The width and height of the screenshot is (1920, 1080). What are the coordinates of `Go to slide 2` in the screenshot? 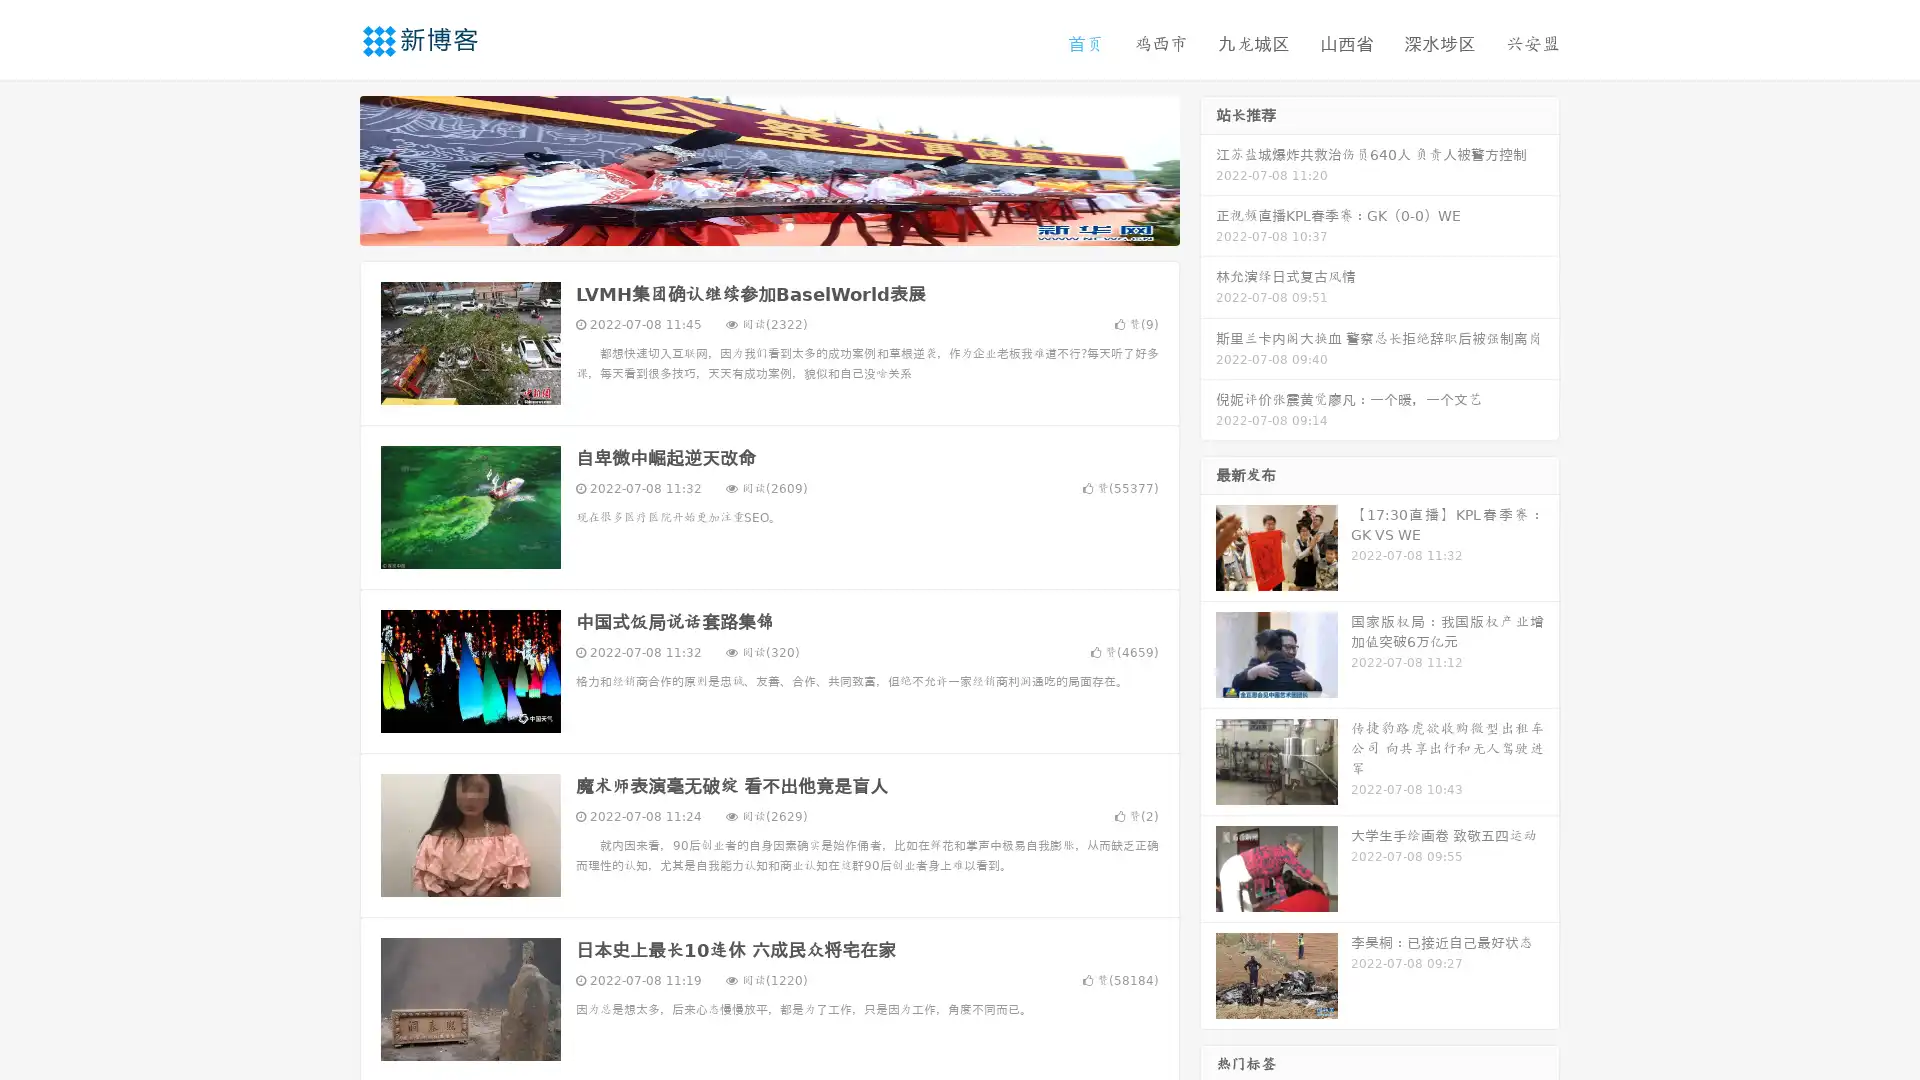 It's located at (768, 225).